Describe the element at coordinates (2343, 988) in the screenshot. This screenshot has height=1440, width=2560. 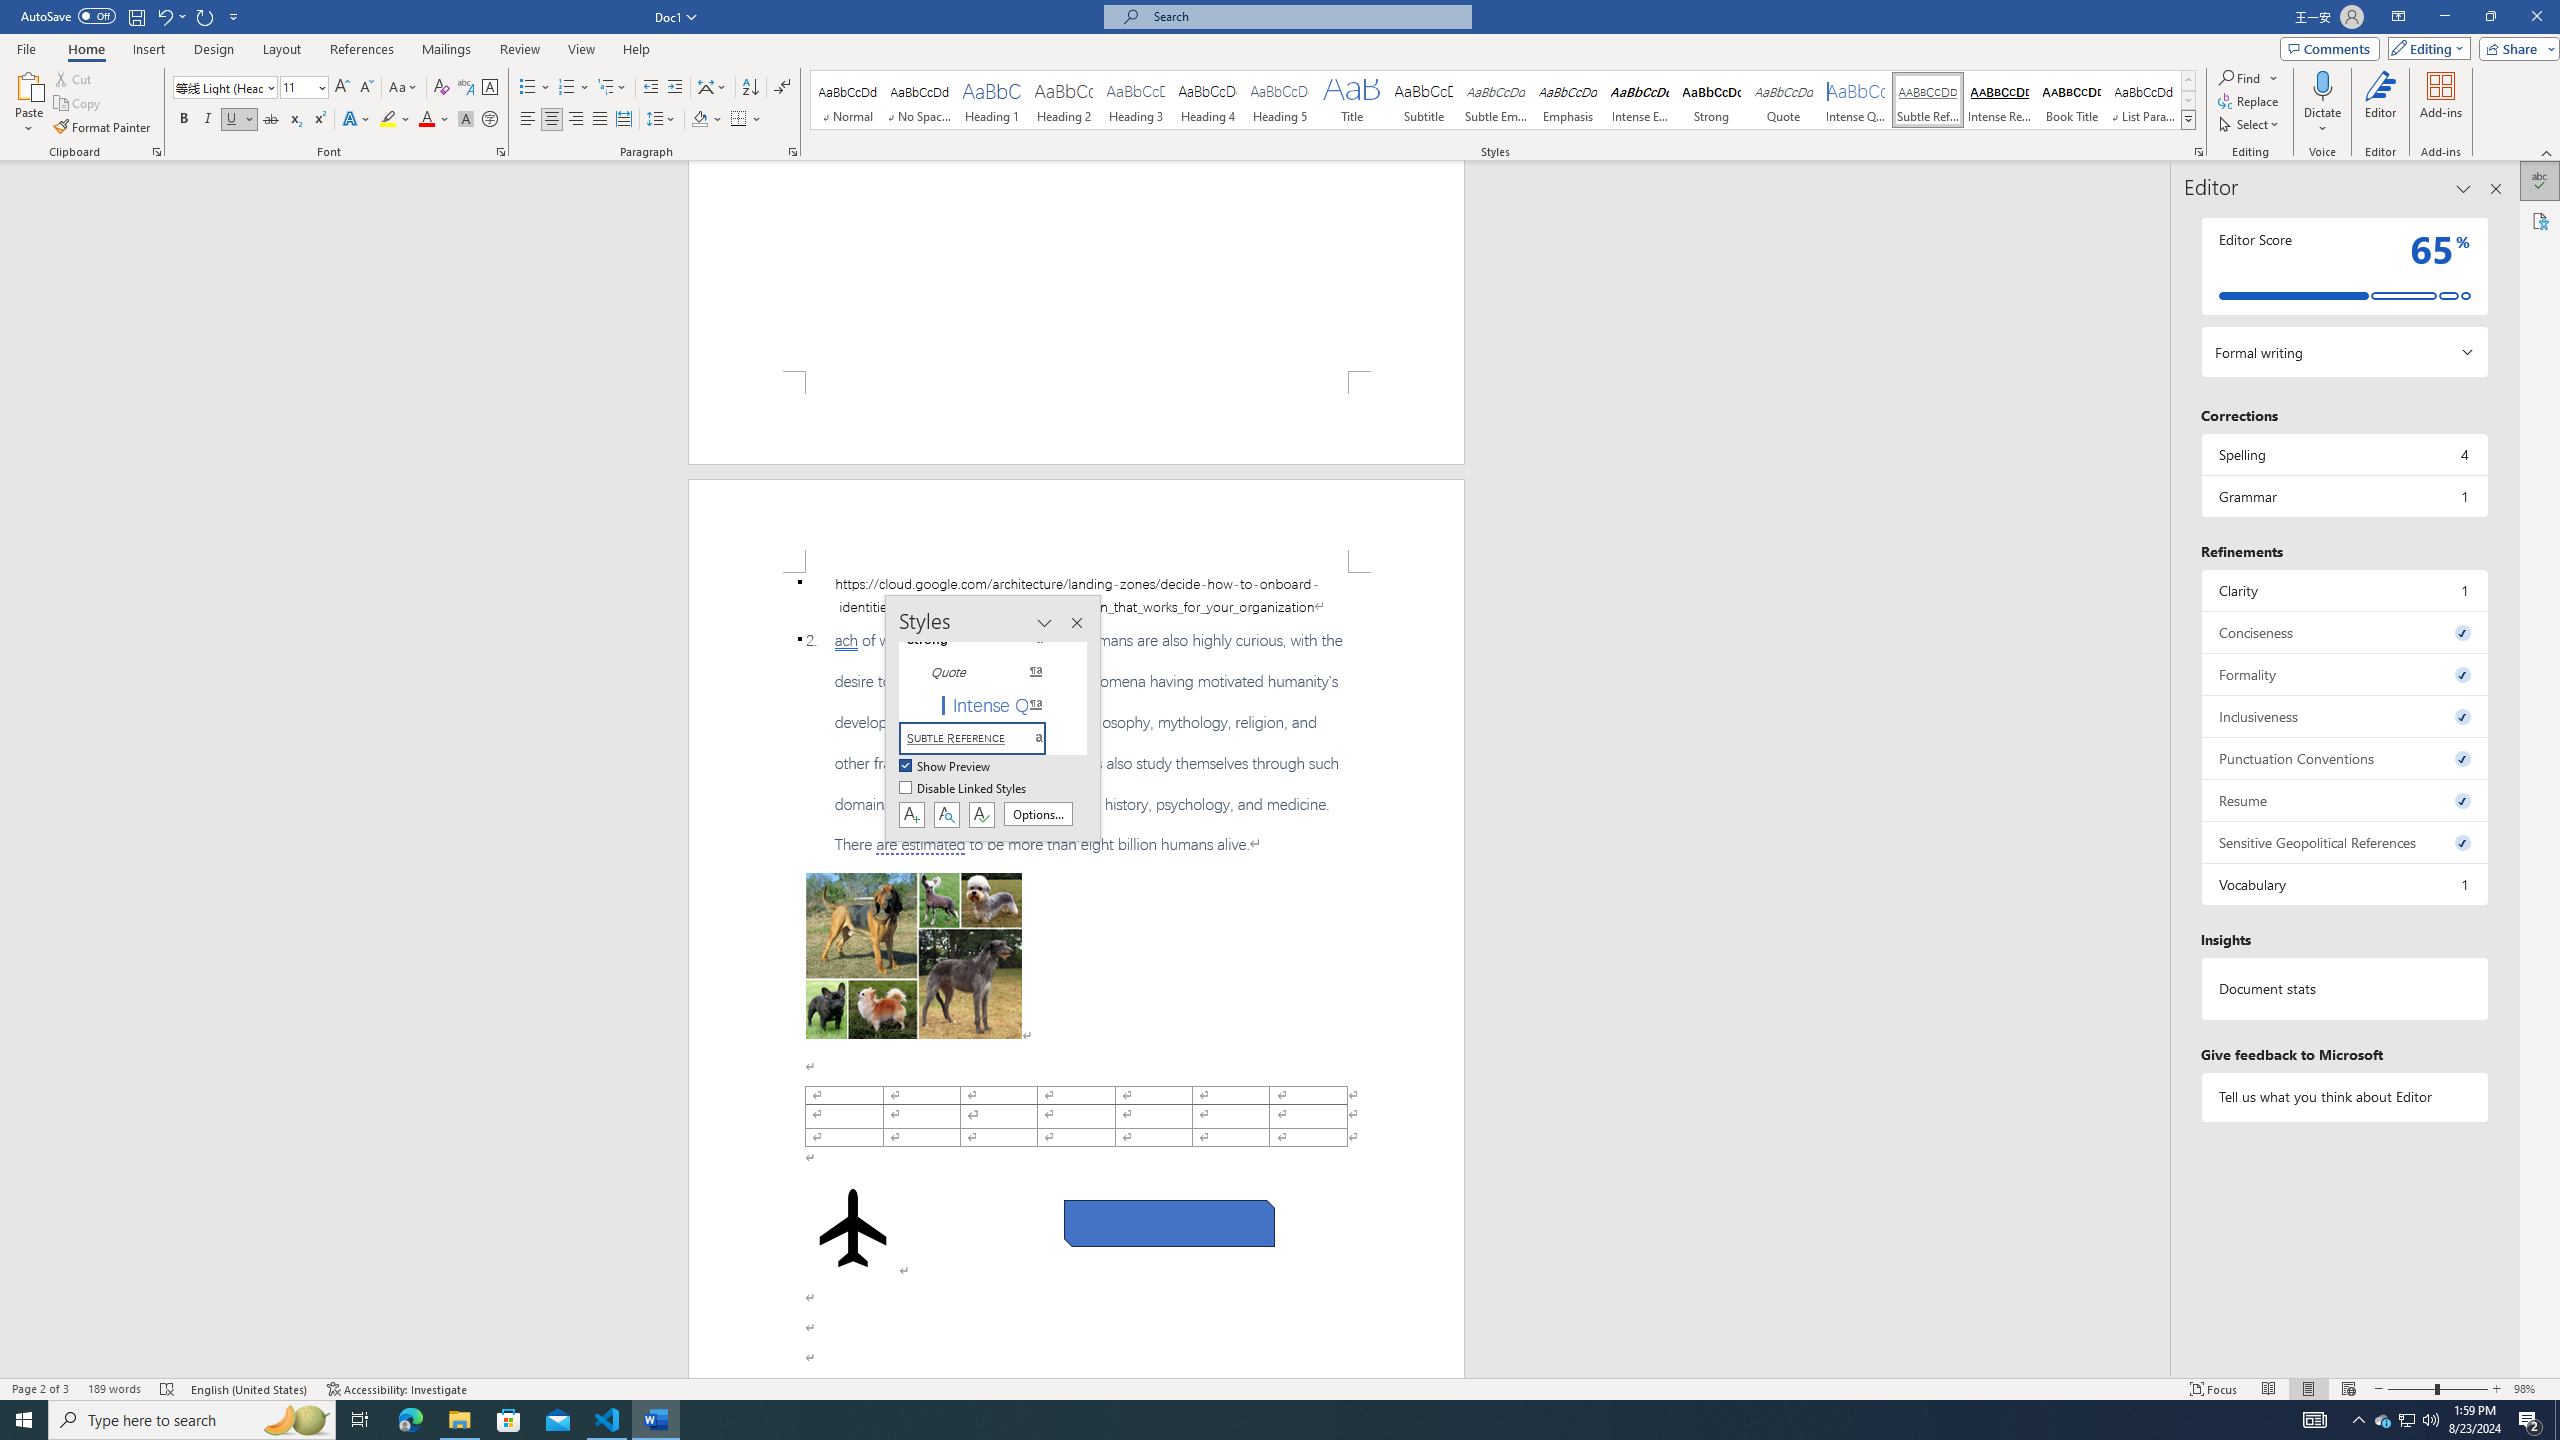
I see `'Document statistics'` at that location.